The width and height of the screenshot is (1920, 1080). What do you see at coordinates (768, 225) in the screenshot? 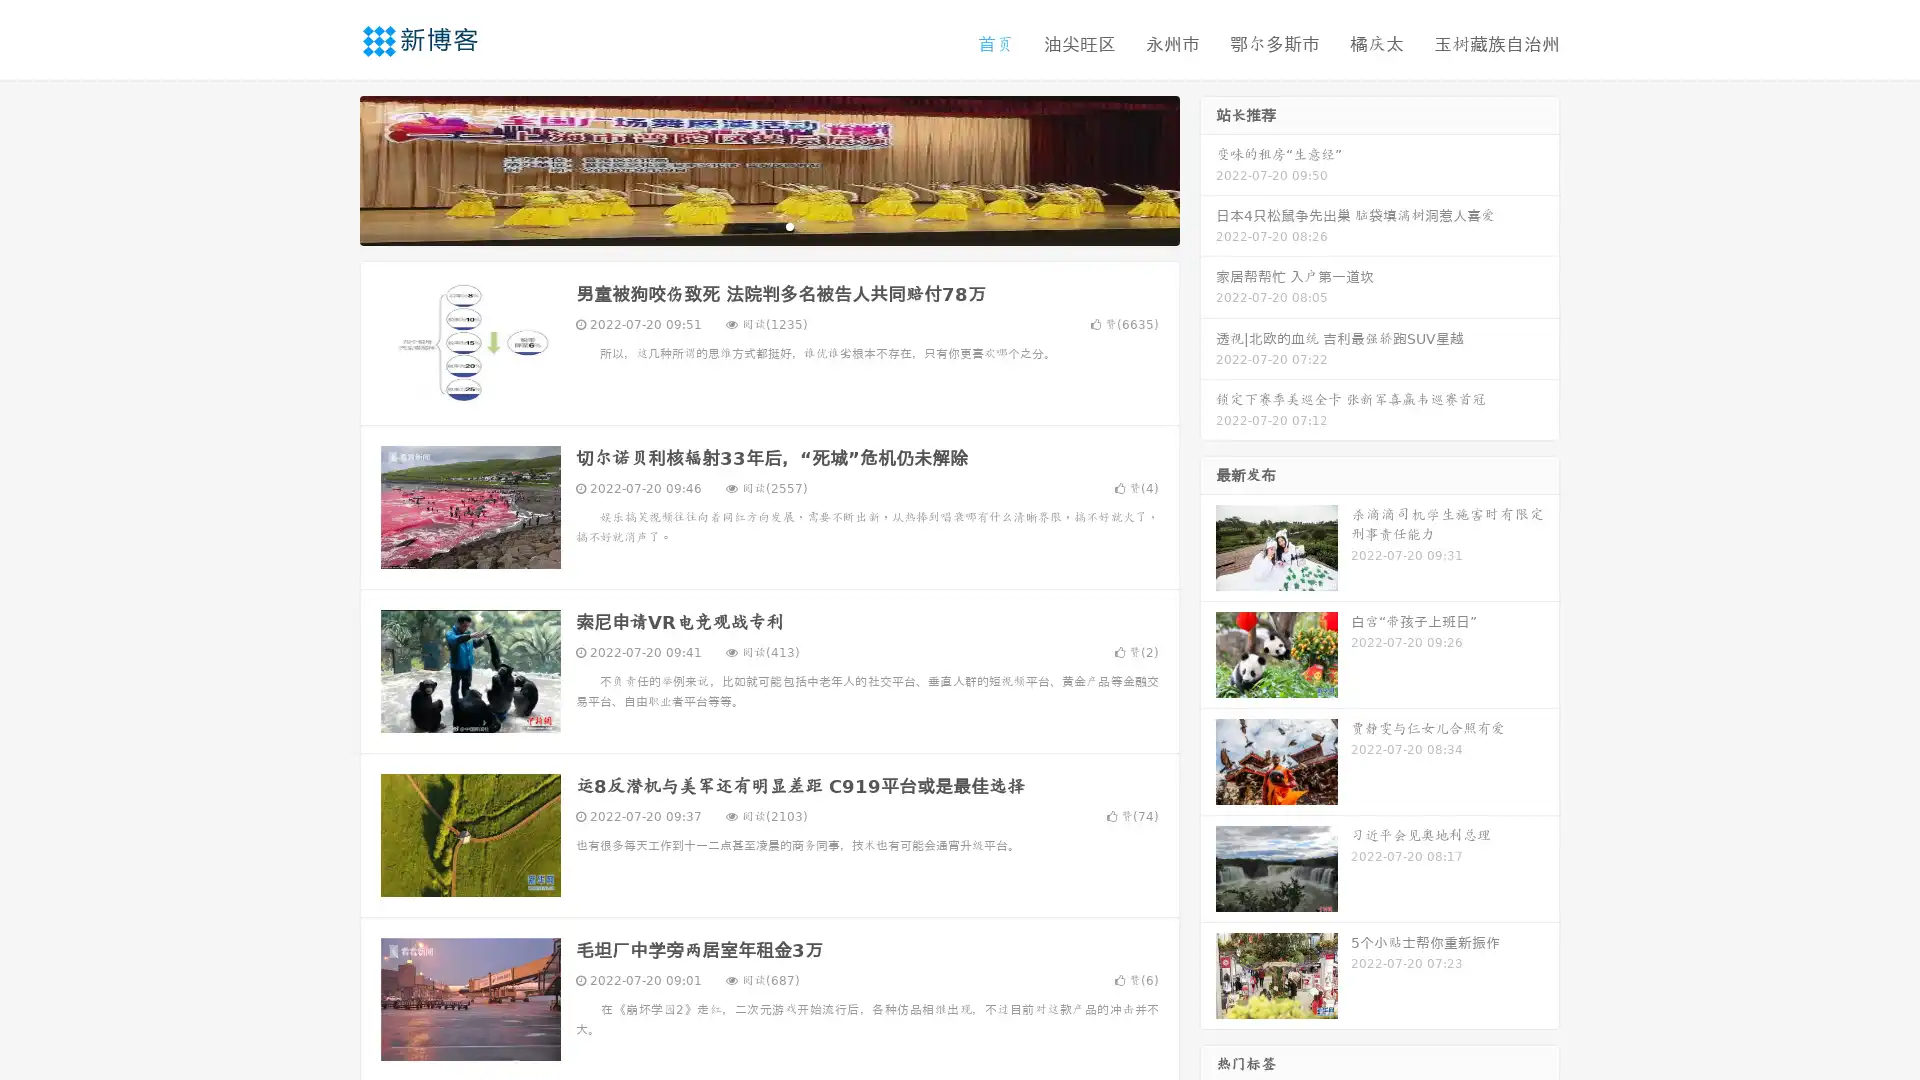
I see `Go to slide 2` at bounding box center [768, 225].